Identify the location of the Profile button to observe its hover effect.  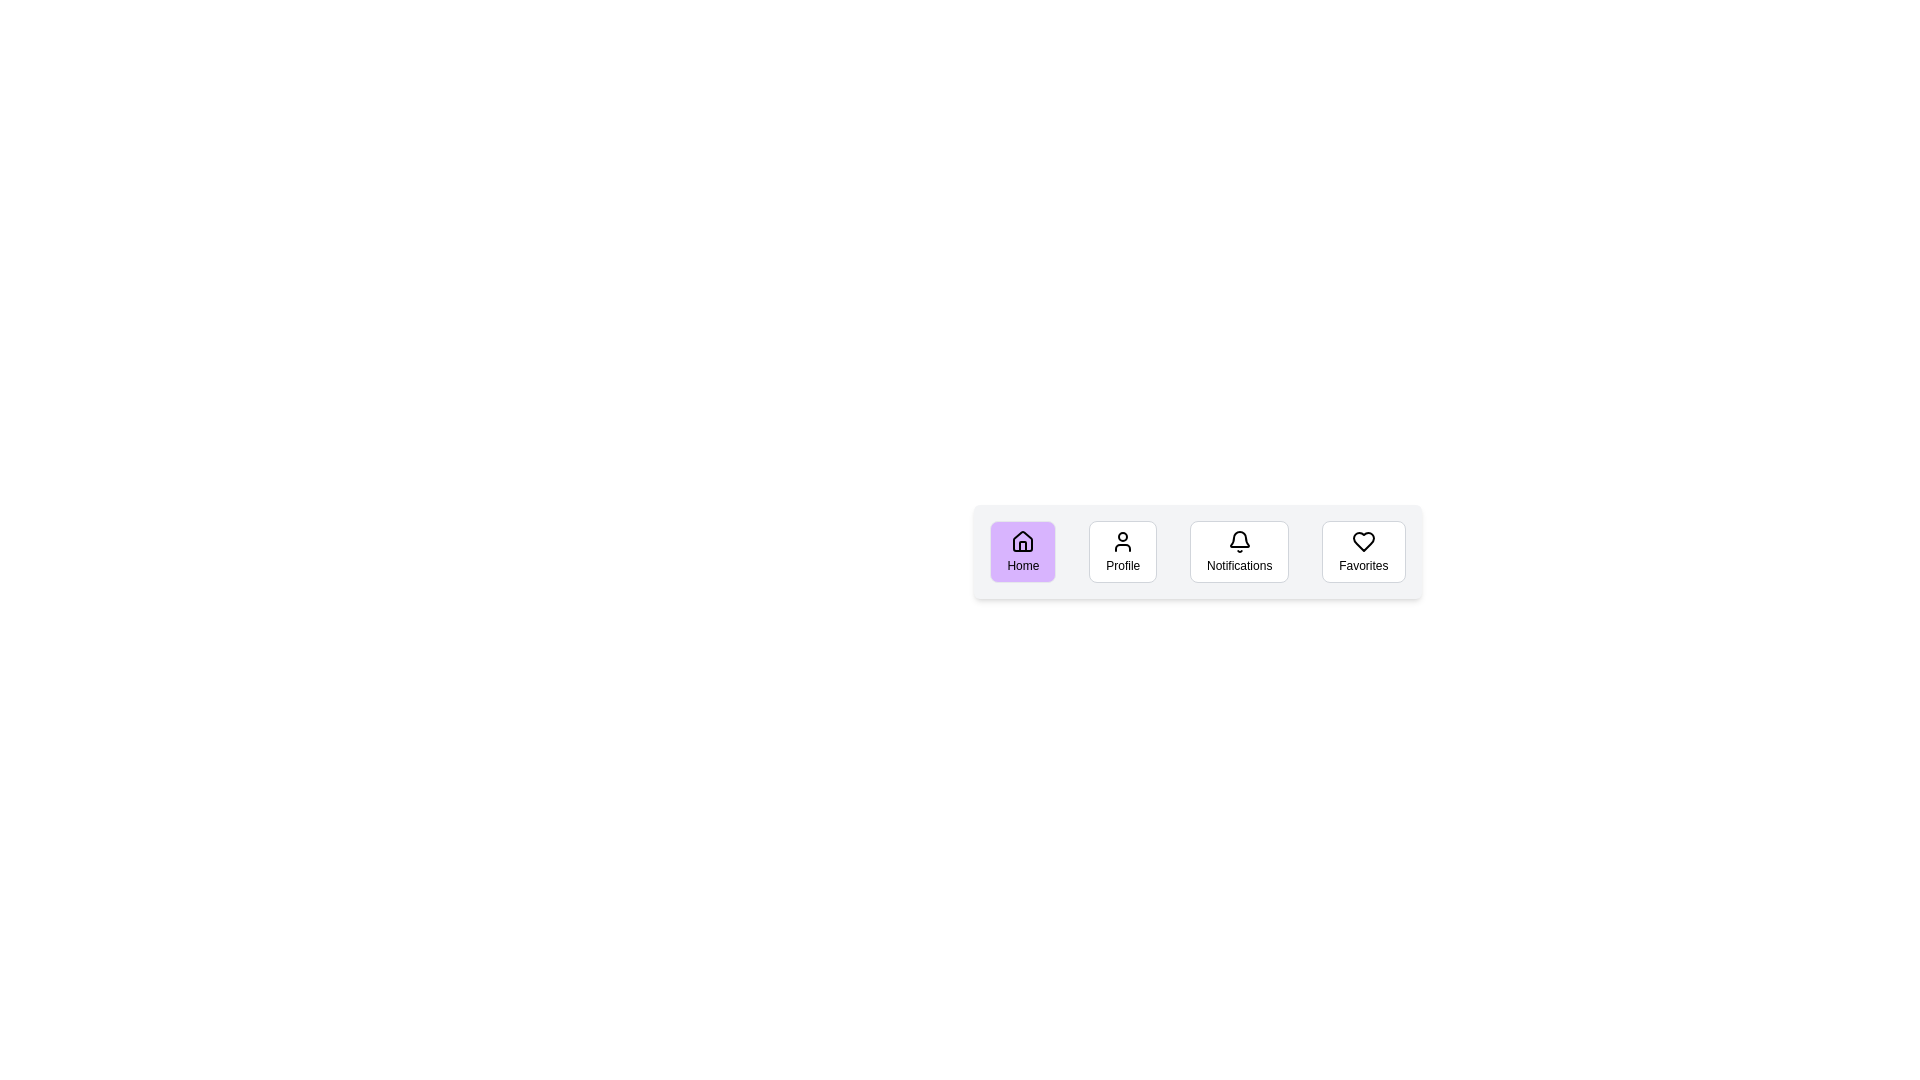
(1123, 551).